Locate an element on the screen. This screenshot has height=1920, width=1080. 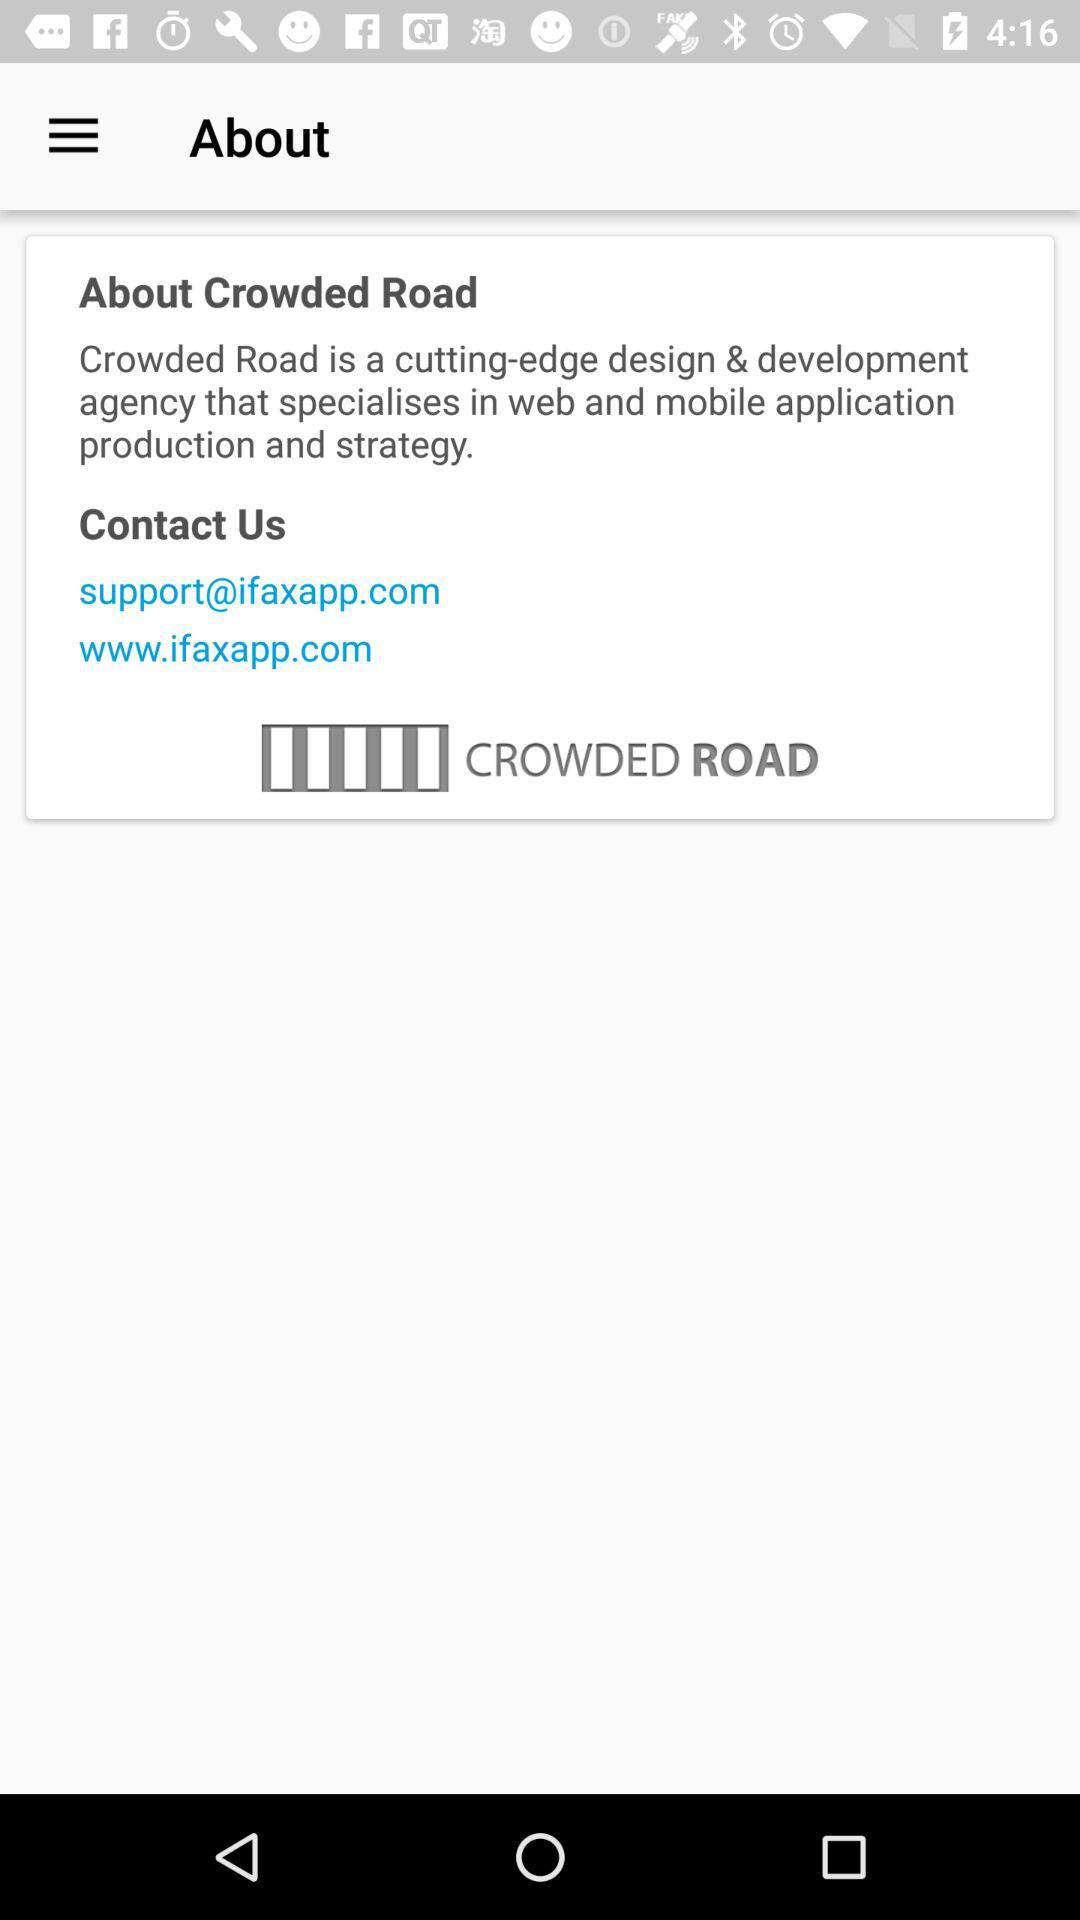
the icon to the left of the about item is located at coordinates (72, 135).